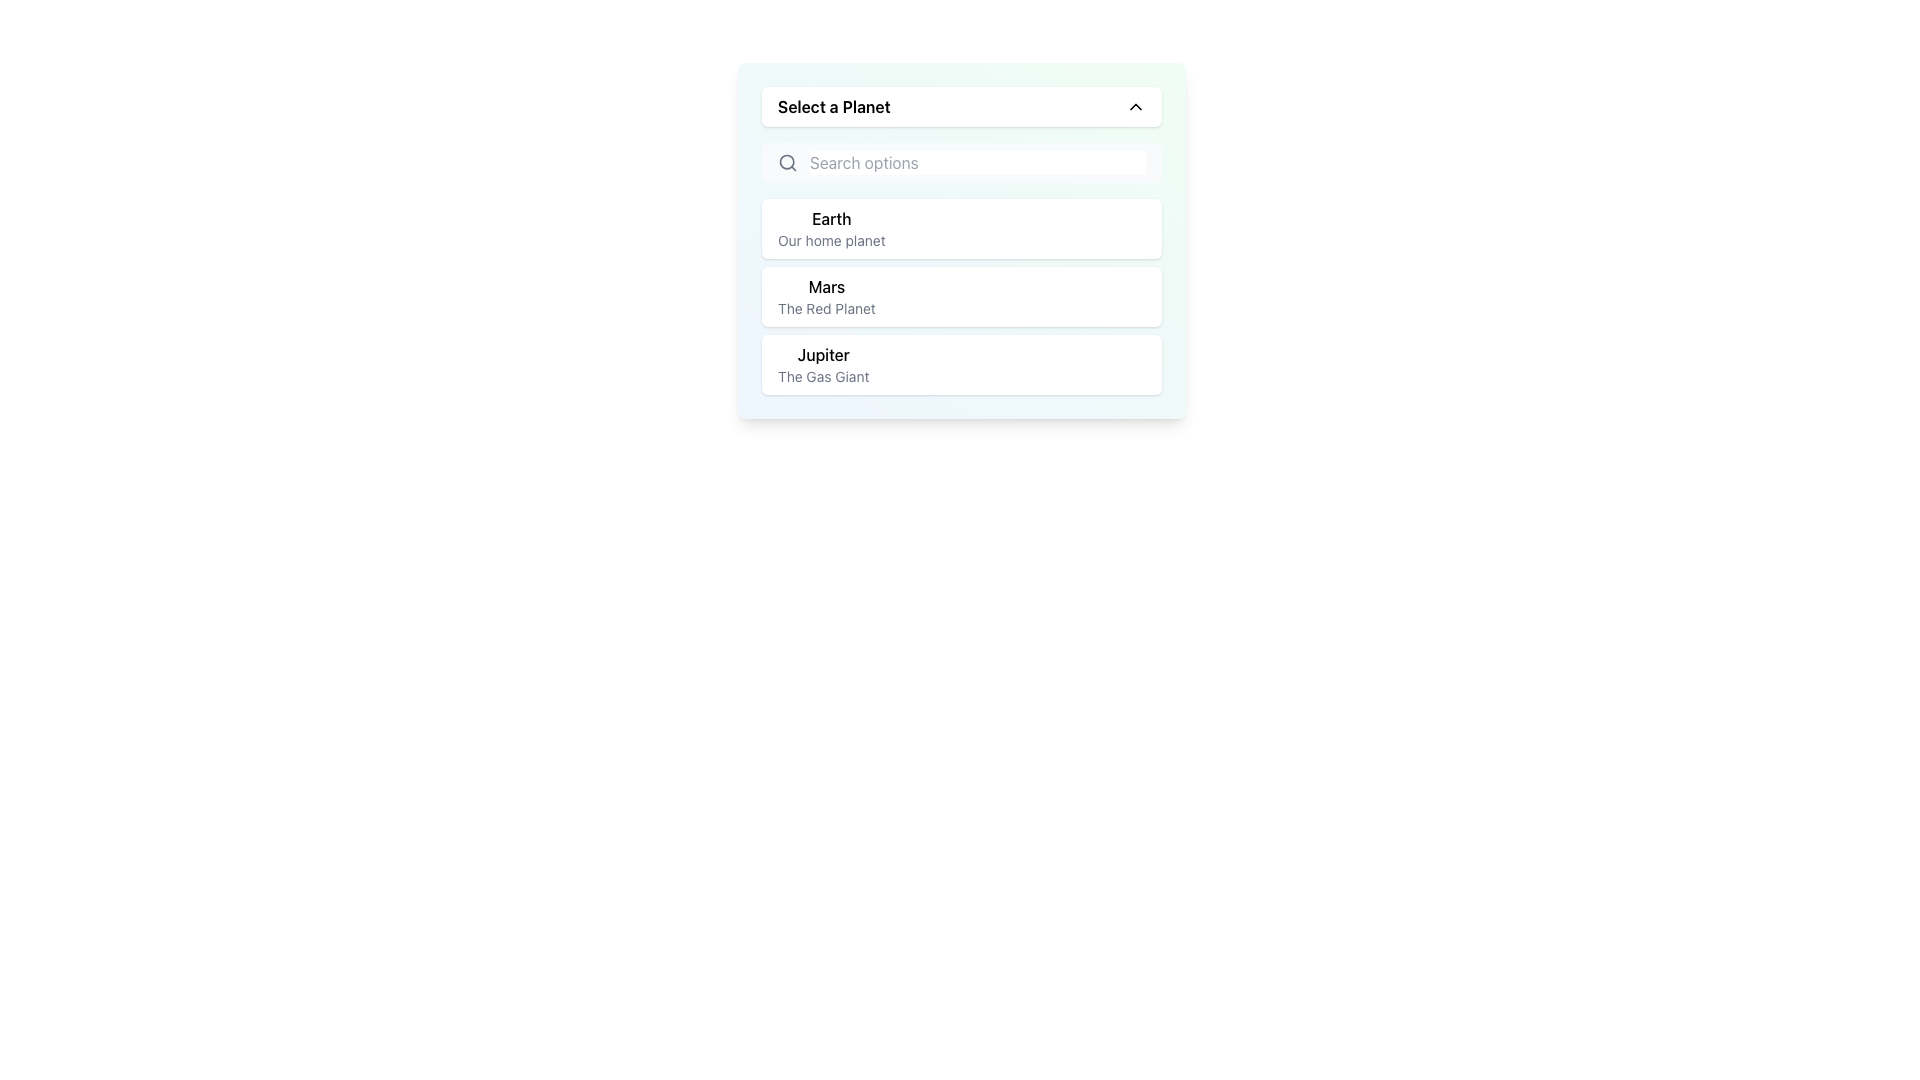 The width and height of the screenshot is (1920, 1080). I want to click on the third selectable list item titled 'Jupiter' with a white background and rounded corners, so click(961, 365).